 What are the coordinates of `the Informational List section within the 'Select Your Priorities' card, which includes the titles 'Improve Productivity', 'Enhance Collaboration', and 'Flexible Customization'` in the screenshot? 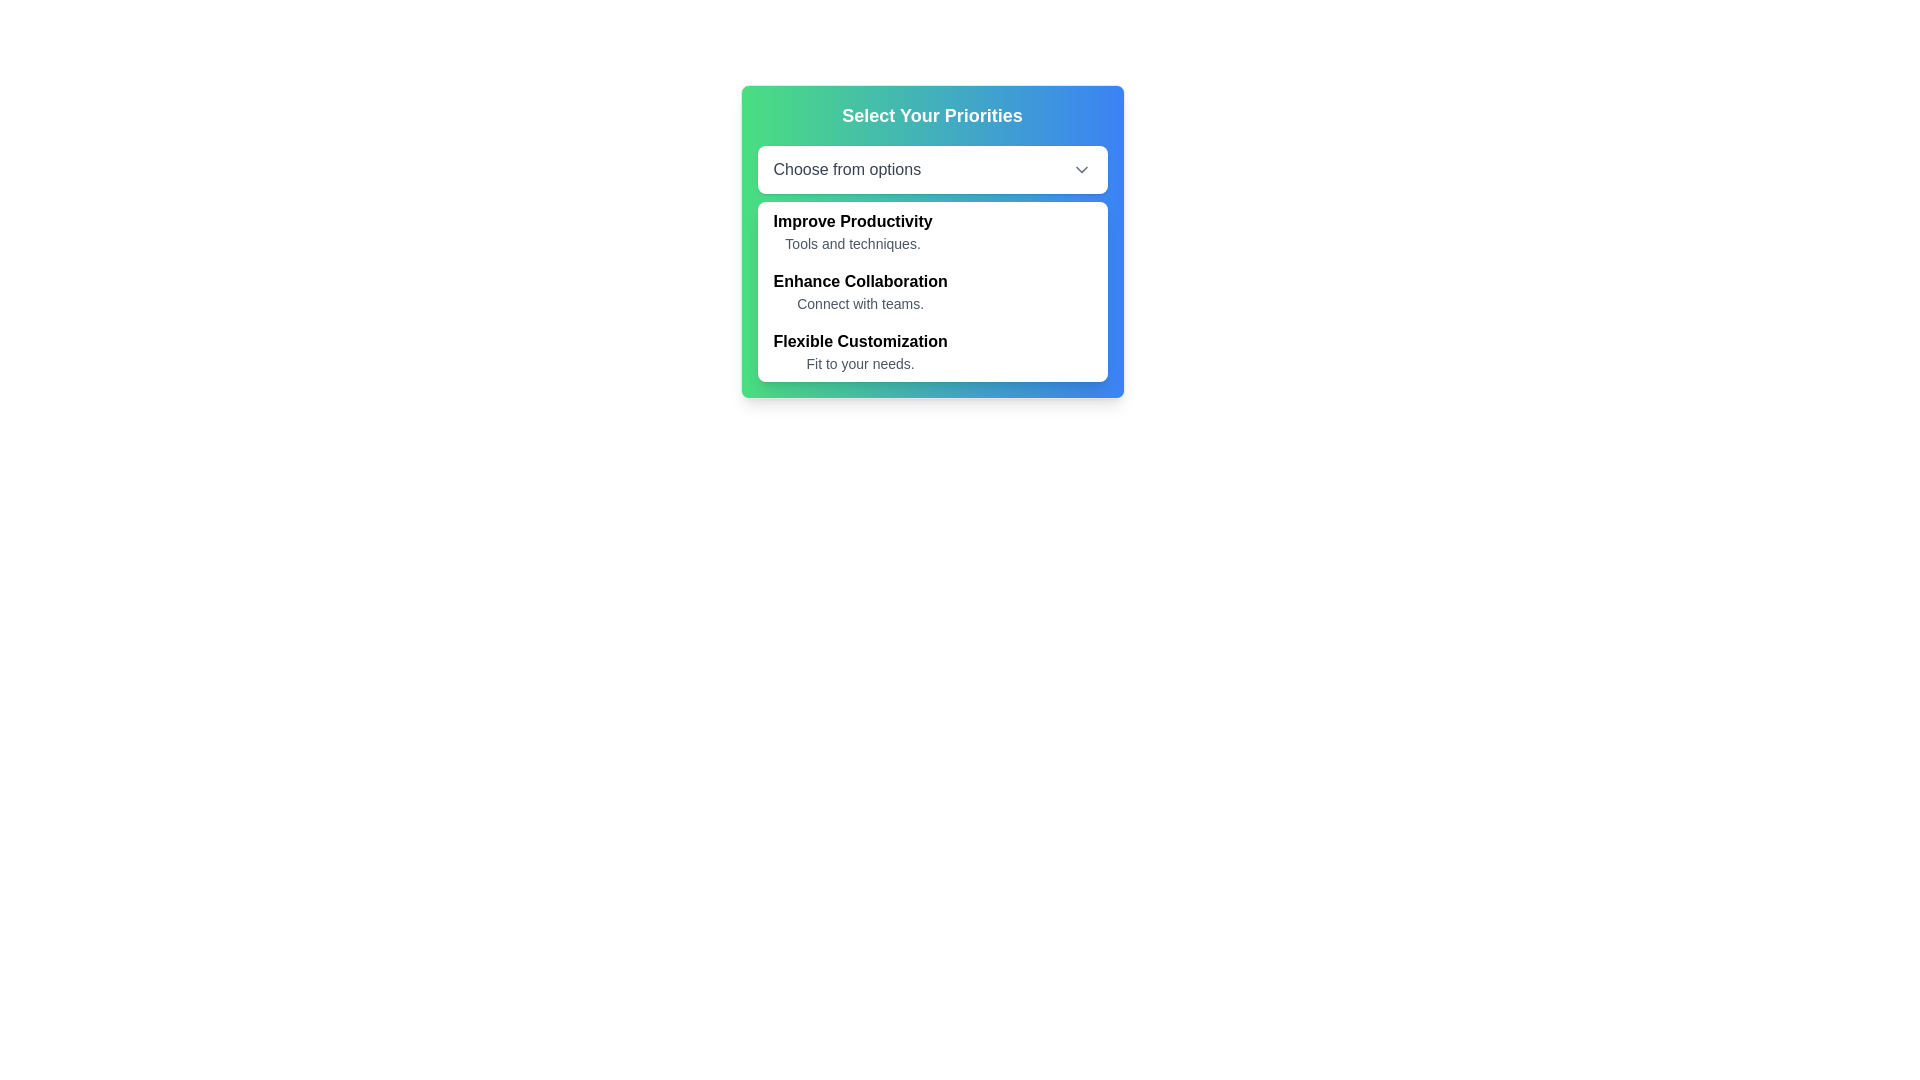 It's located at (931, 292).